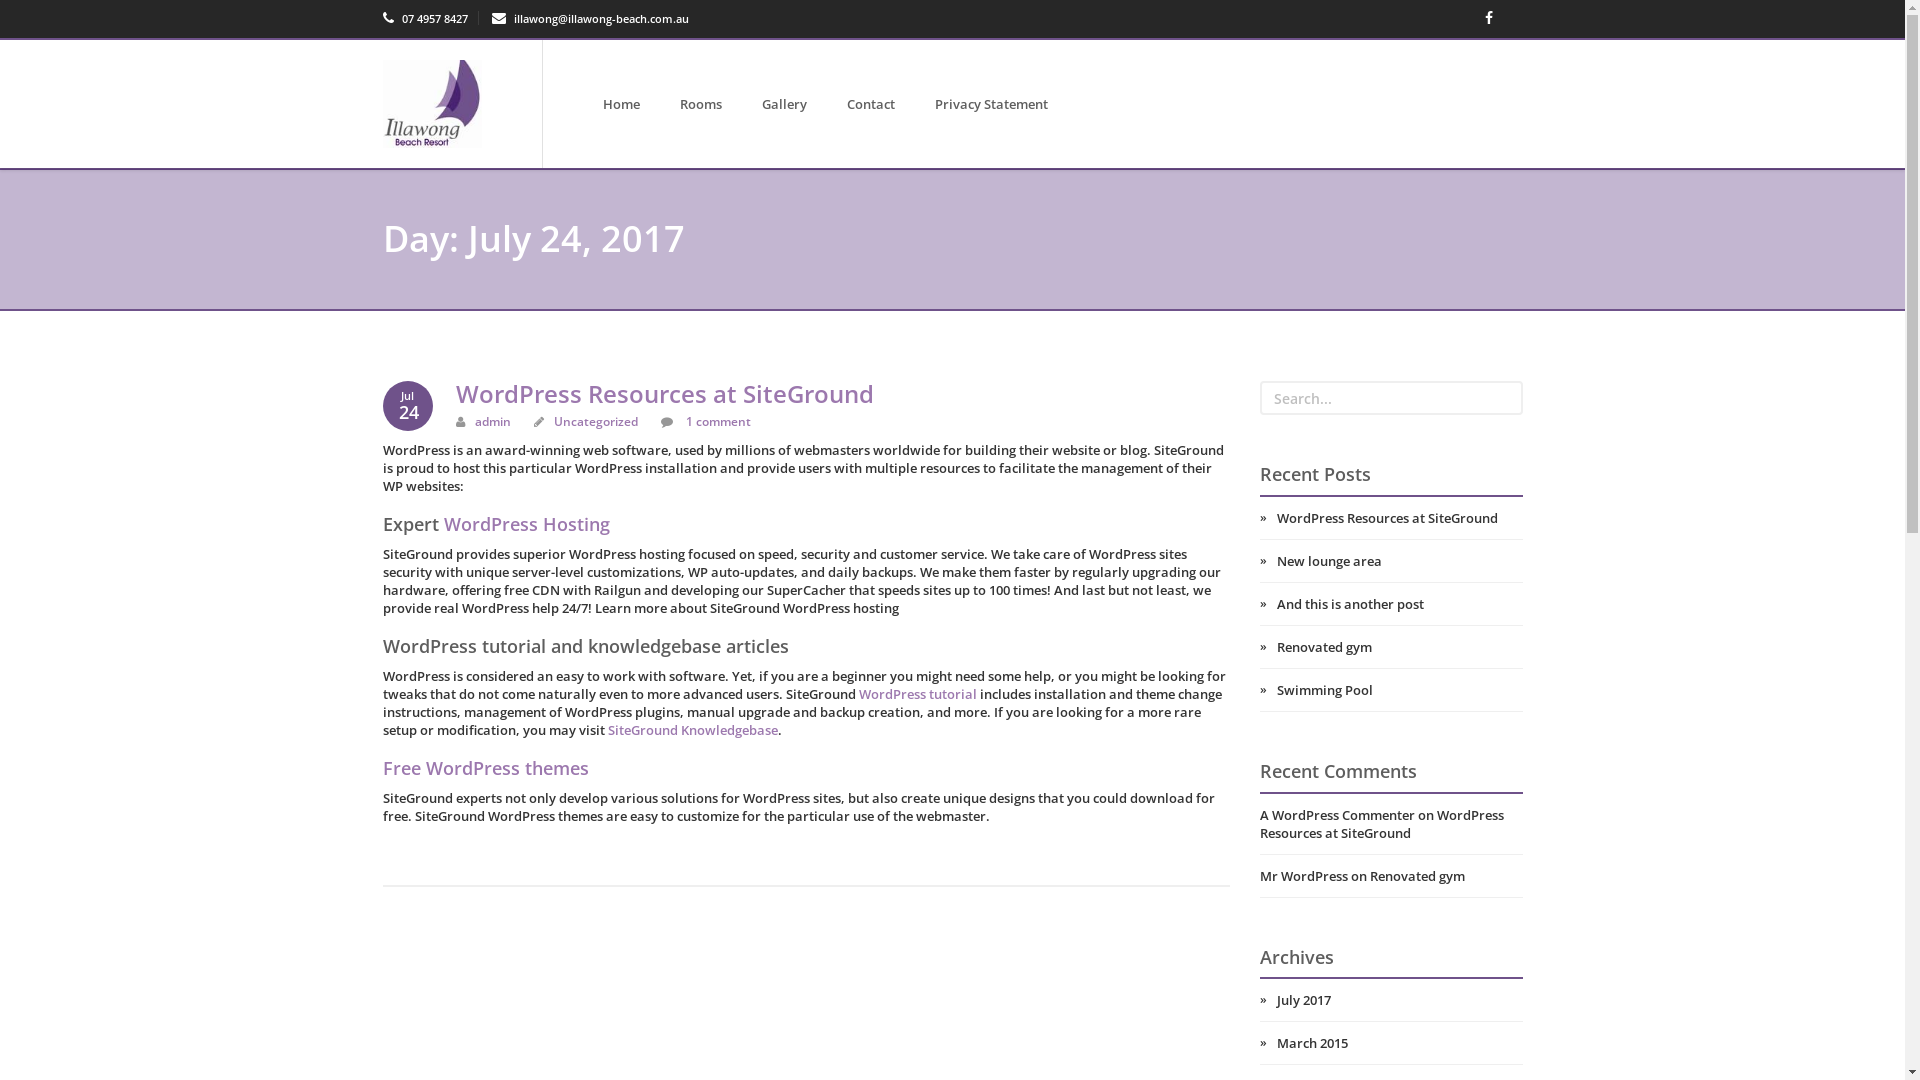 Image resolution: width=1920 pixels, height=1080 pixels. I want to click on 'Rooms', so click(700, 104).